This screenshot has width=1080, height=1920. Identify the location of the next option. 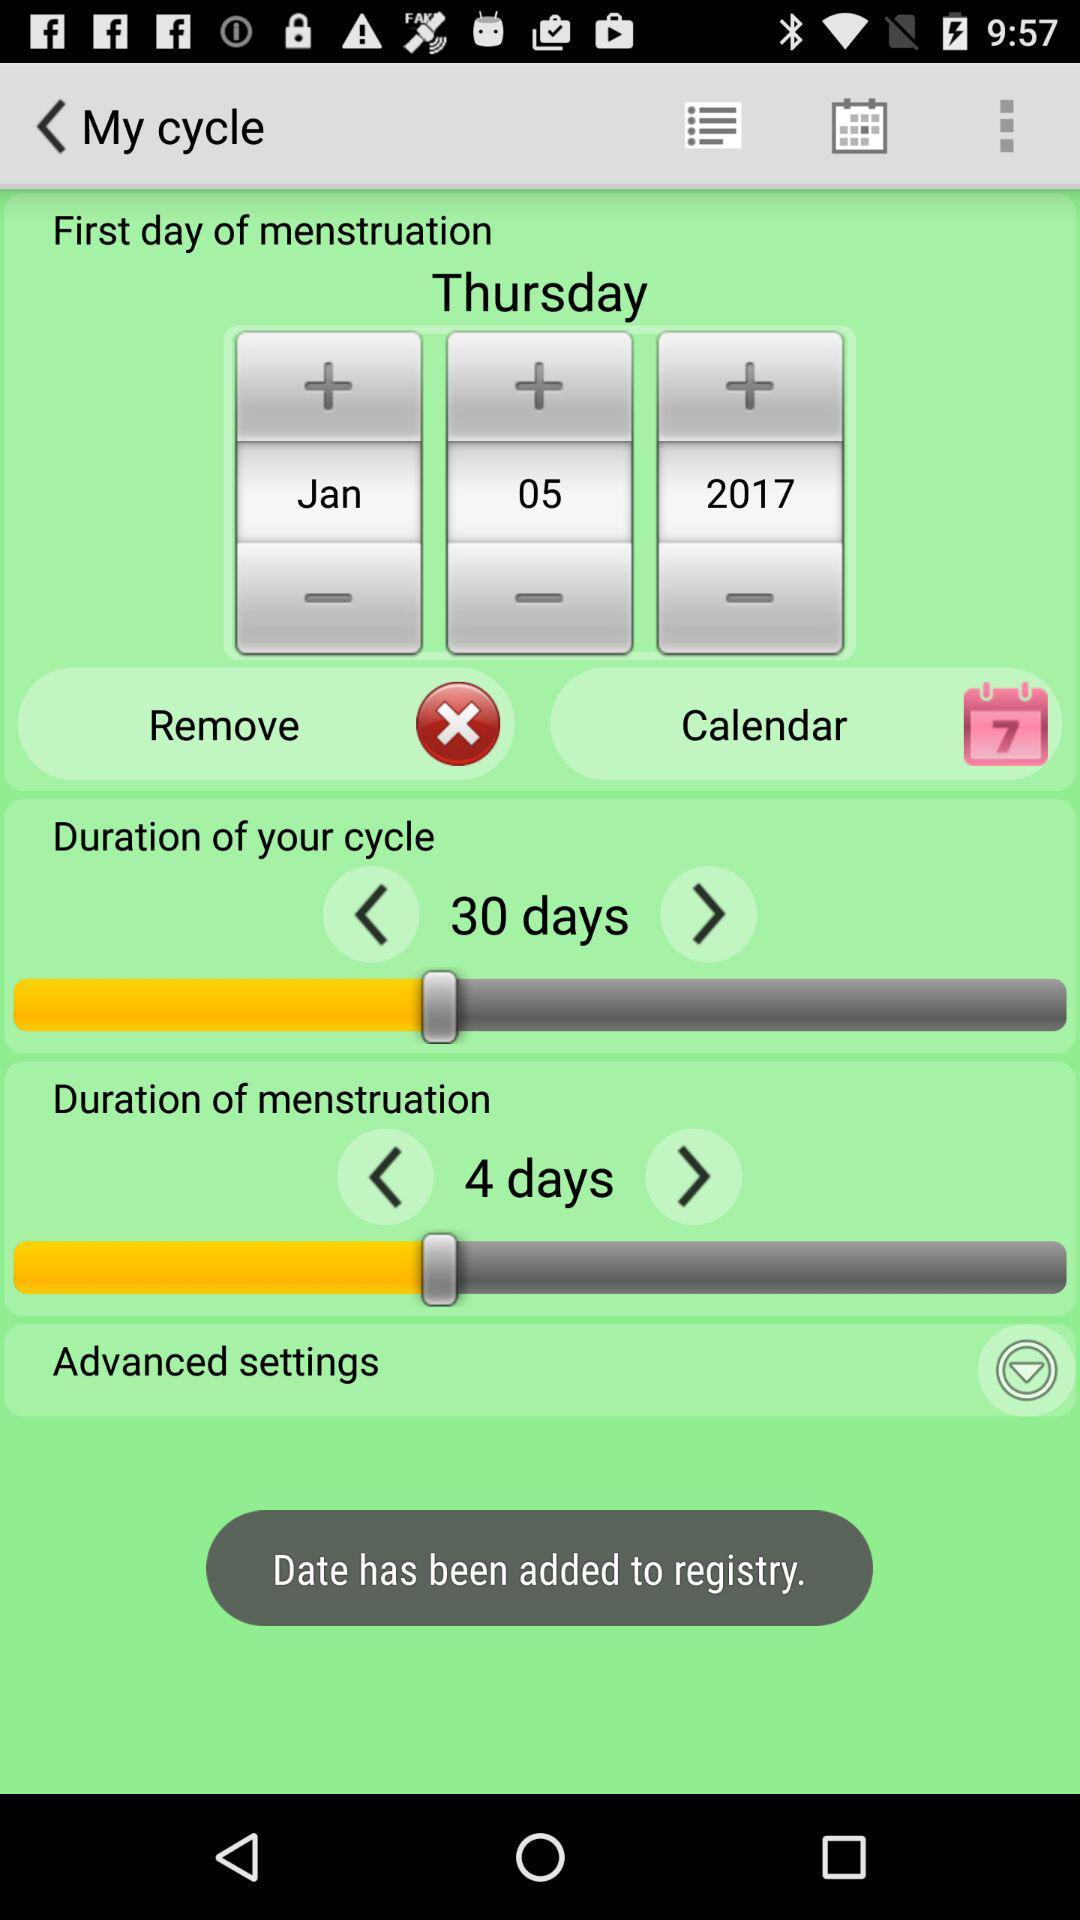
(707, 913).